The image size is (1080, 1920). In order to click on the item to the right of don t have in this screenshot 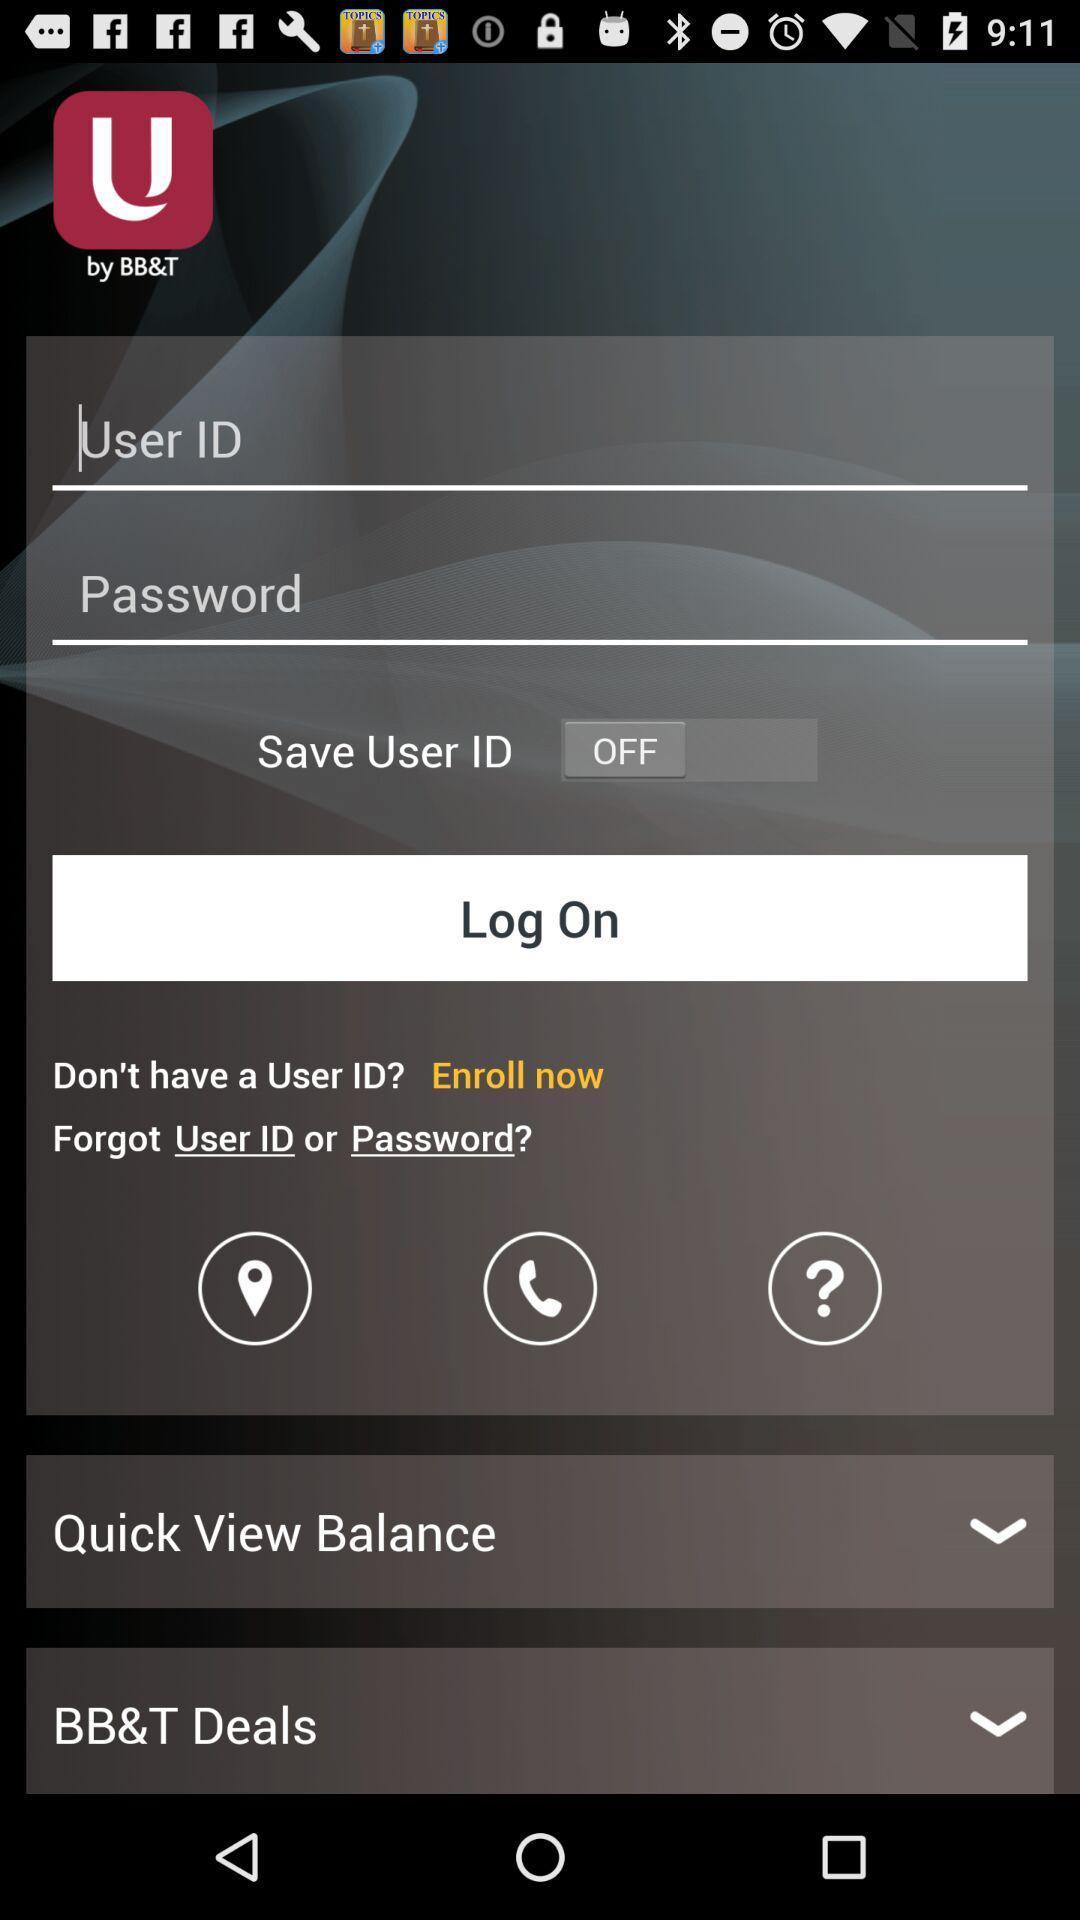, I will do `click(516, 1073)`.